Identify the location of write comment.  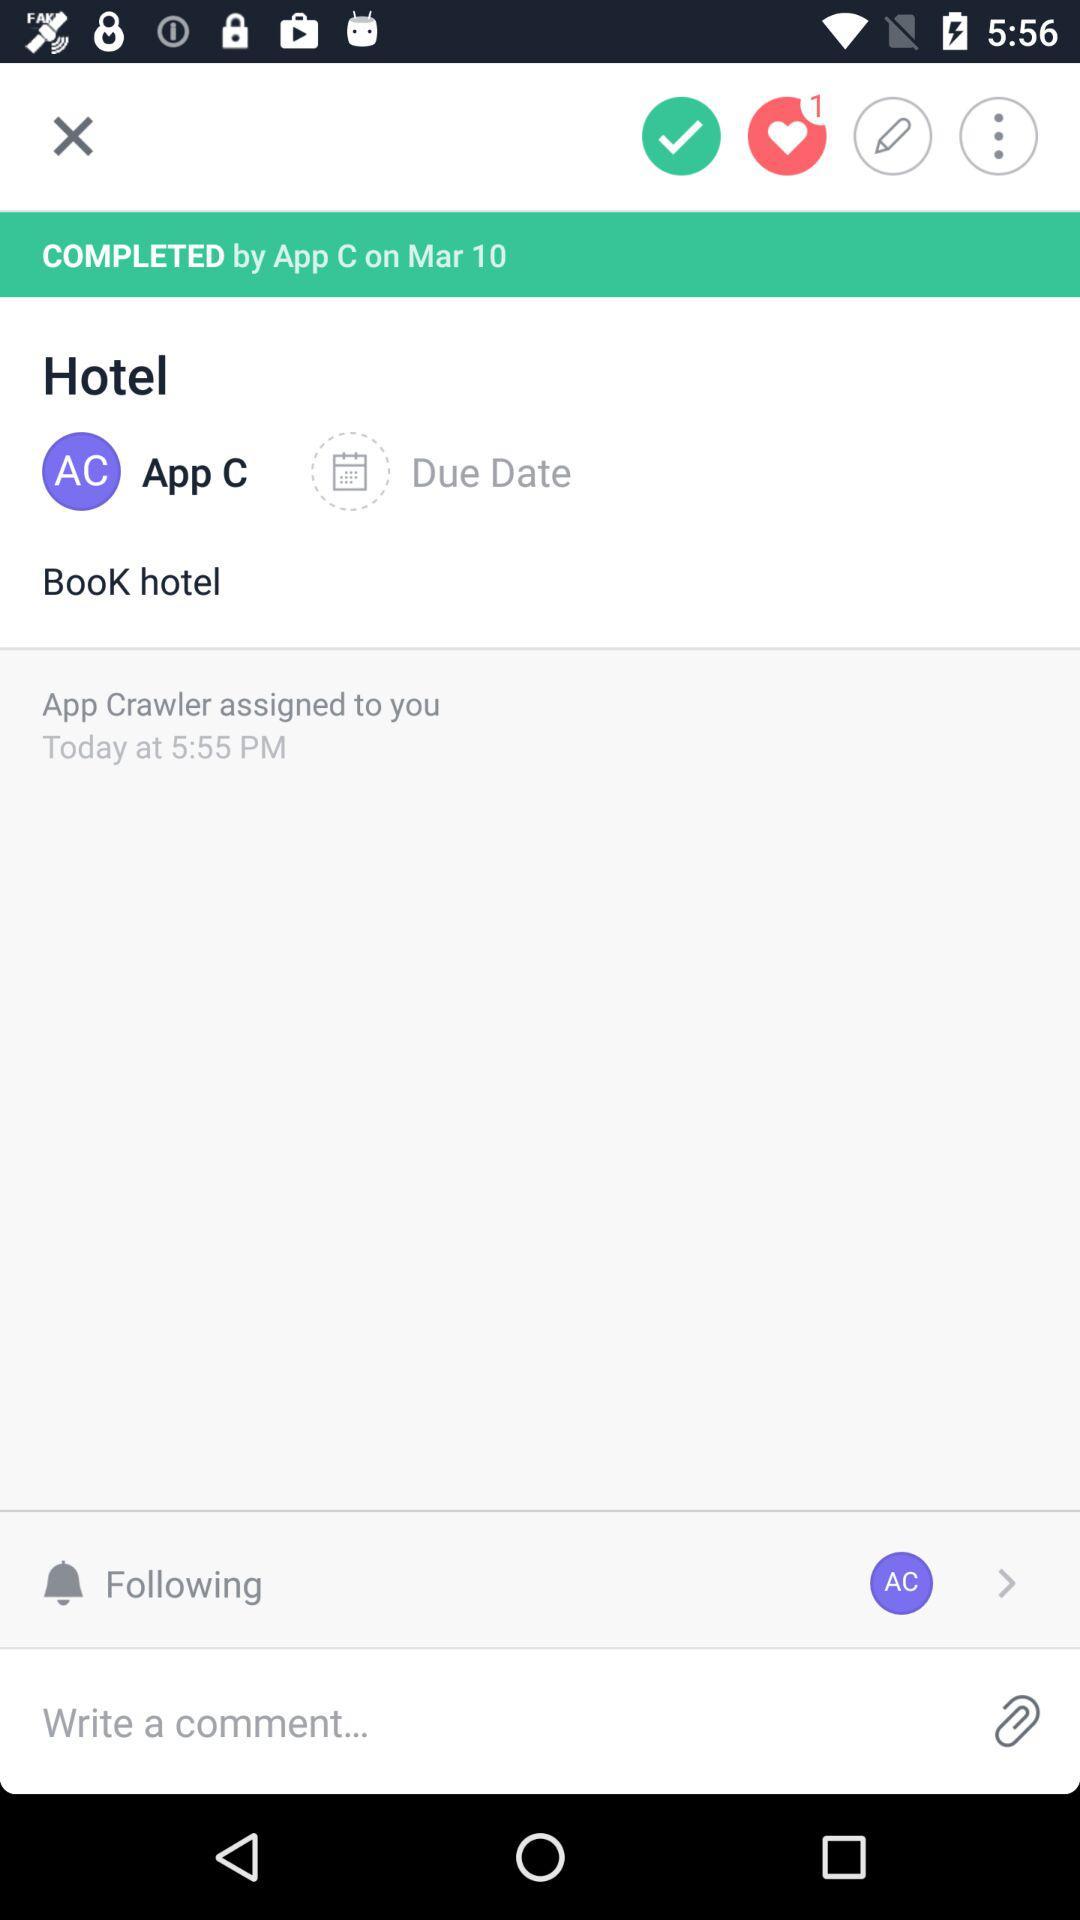
(477, 1720).